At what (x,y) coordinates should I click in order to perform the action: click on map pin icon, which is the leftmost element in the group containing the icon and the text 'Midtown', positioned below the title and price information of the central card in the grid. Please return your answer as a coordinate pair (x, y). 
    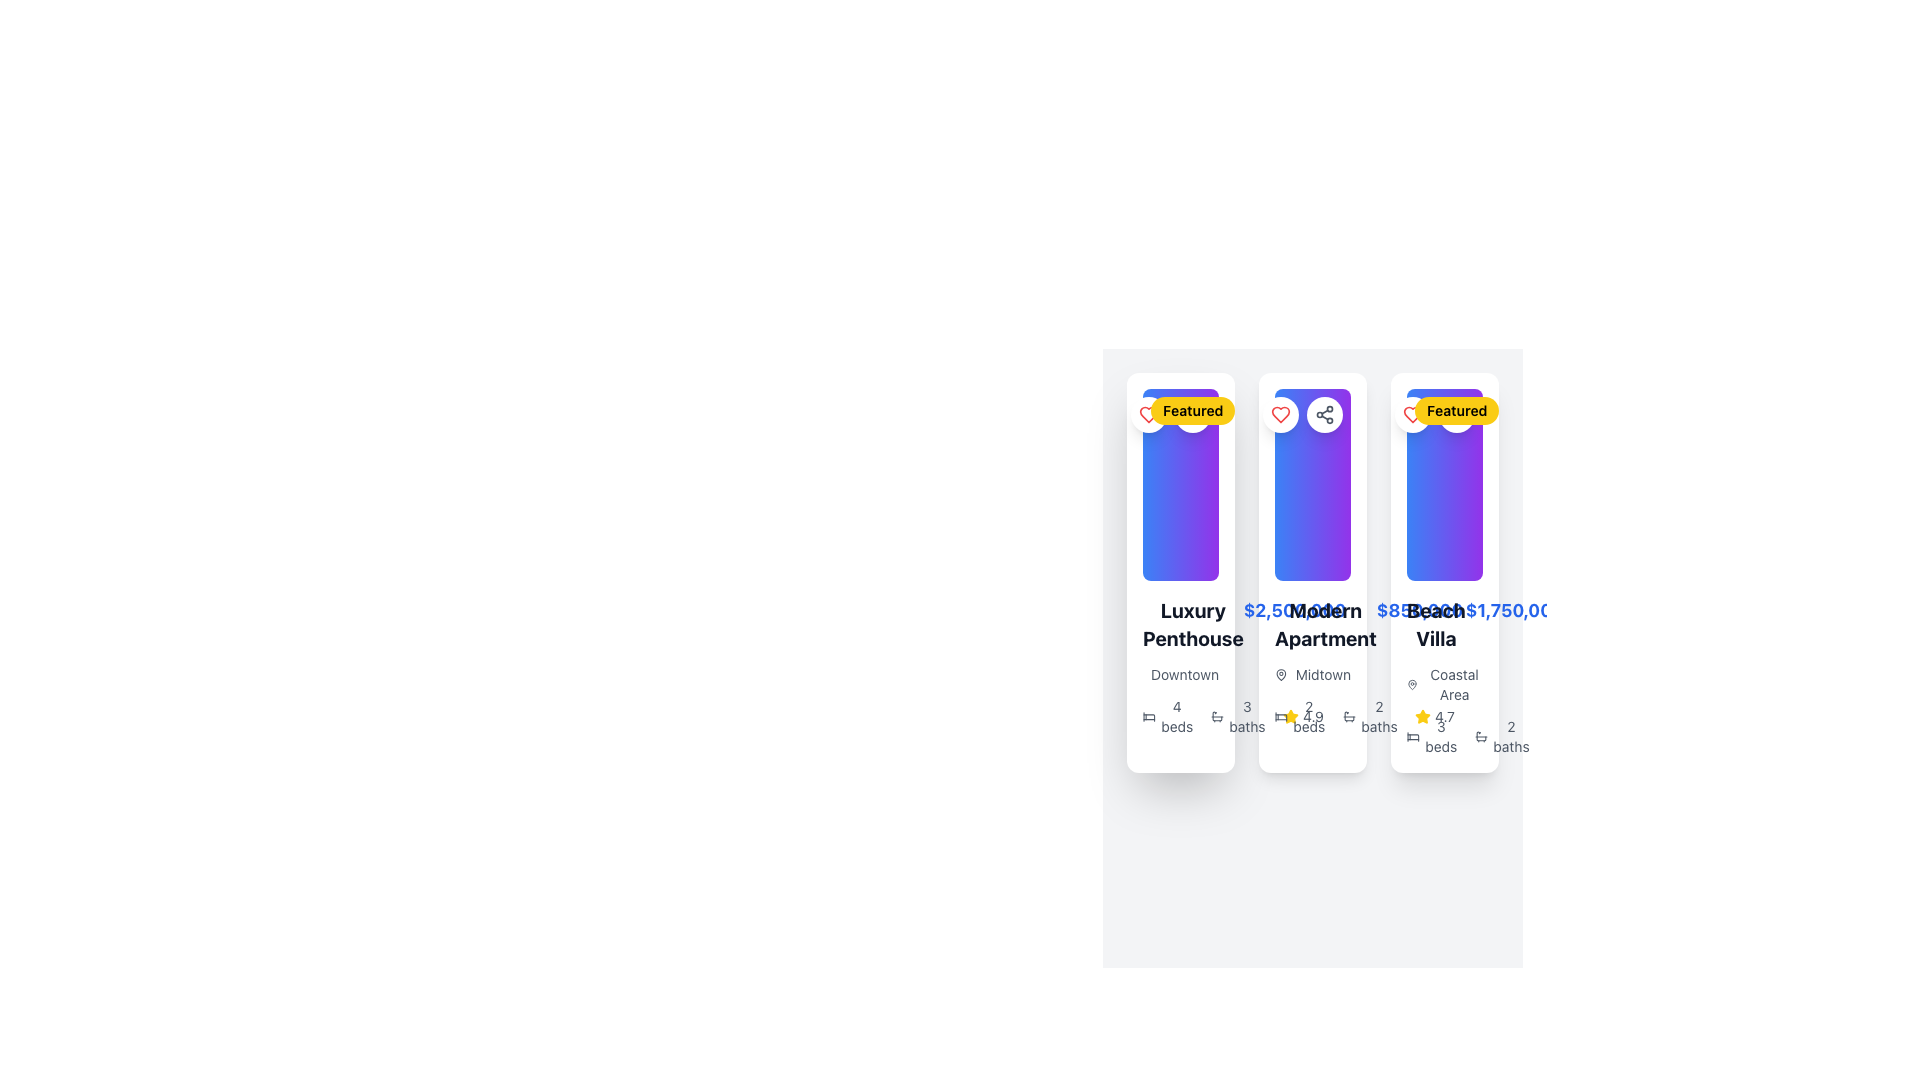
    Looking at the image, I should click on (1281, 675).